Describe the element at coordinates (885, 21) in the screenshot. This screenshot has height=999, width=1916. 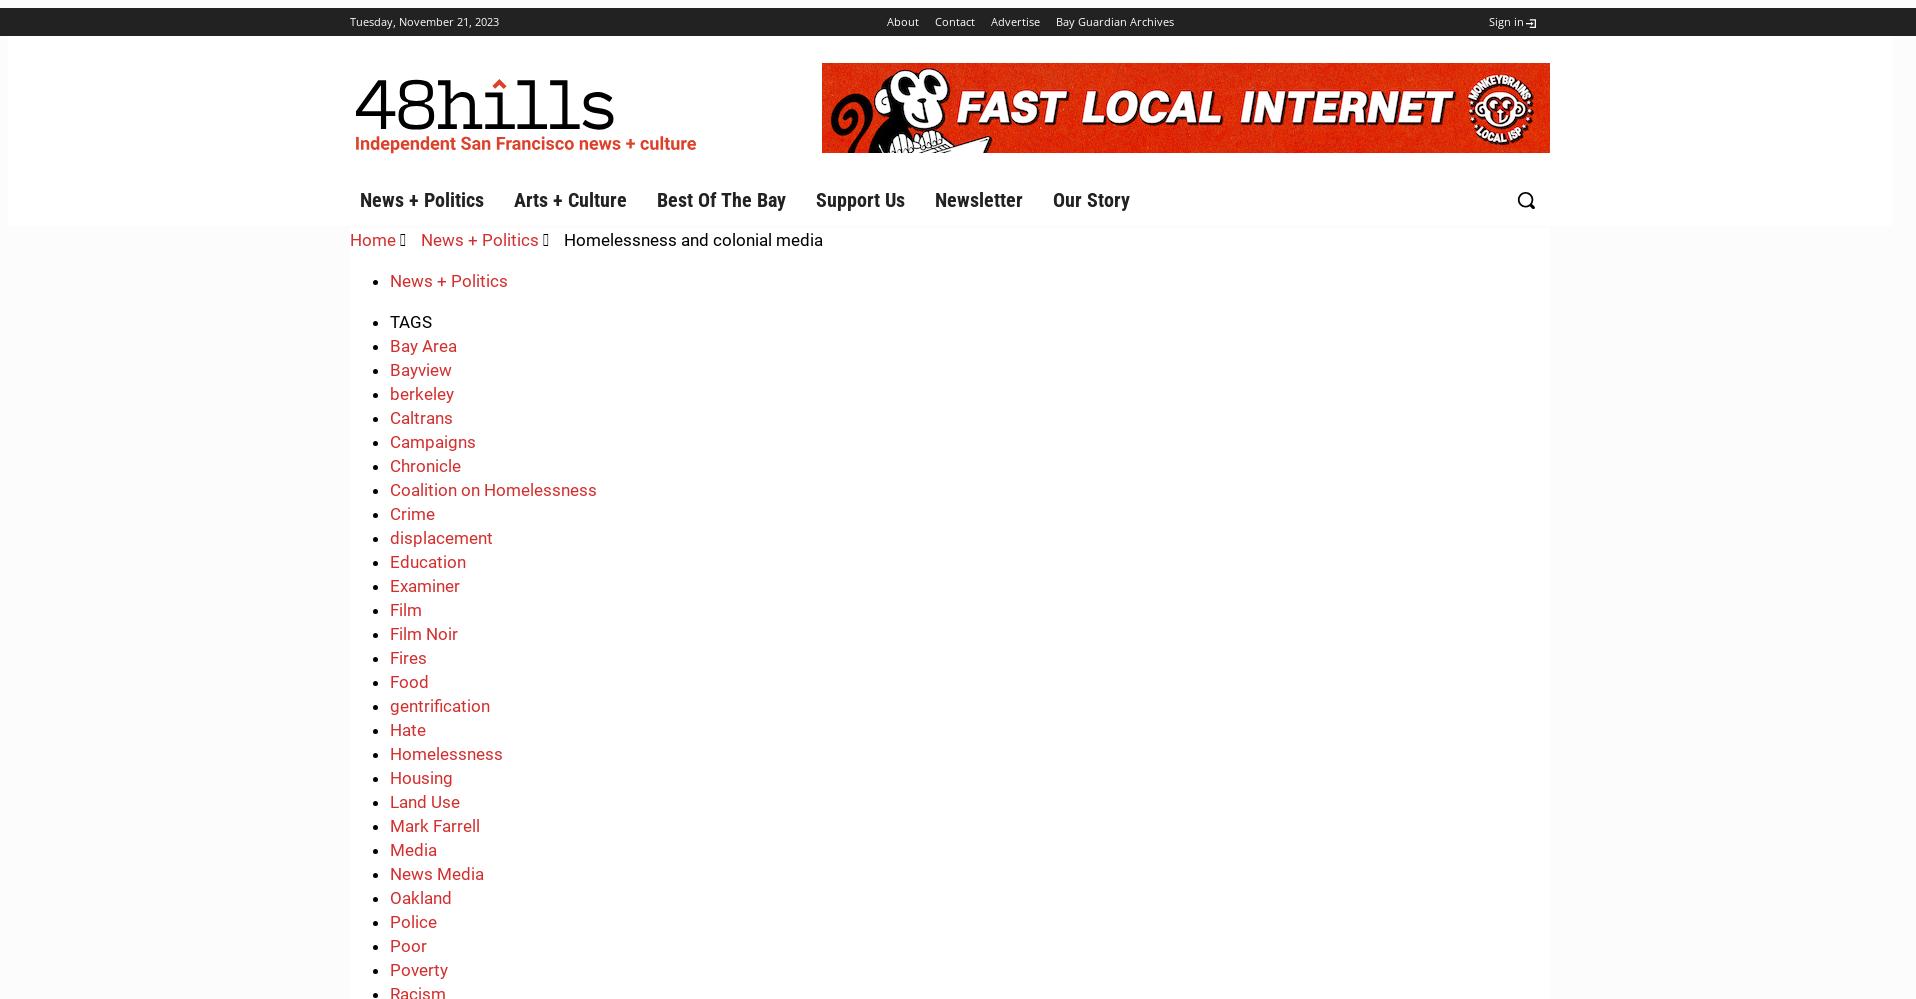
I see `'About'` at that location.